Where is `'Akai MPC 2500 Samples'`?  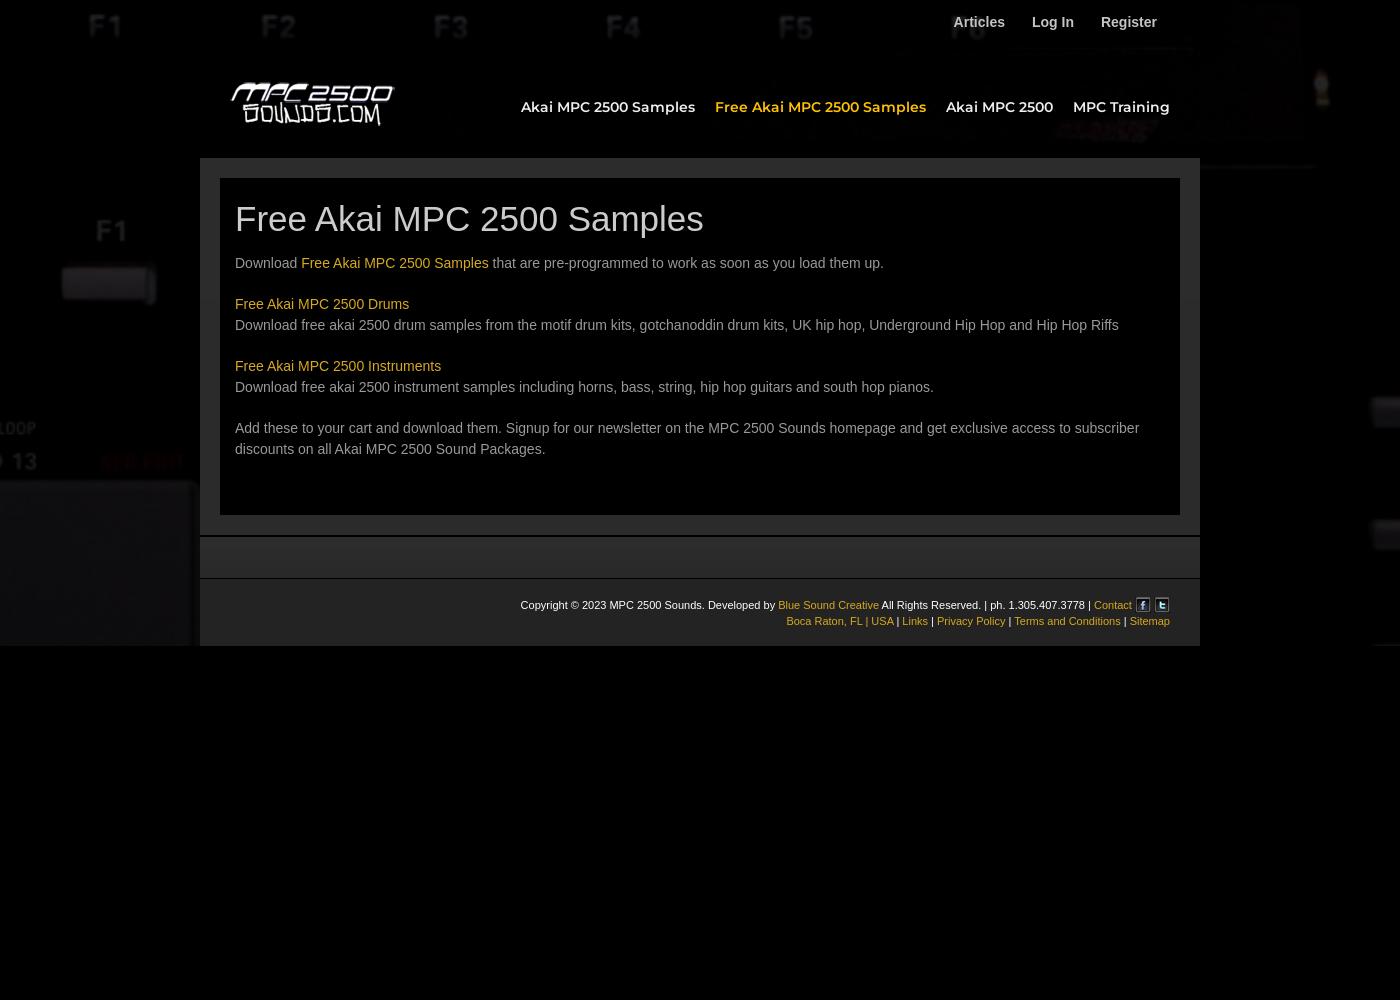
'Akai MPC 2500 Samples' is located at coordinates (608, 106).